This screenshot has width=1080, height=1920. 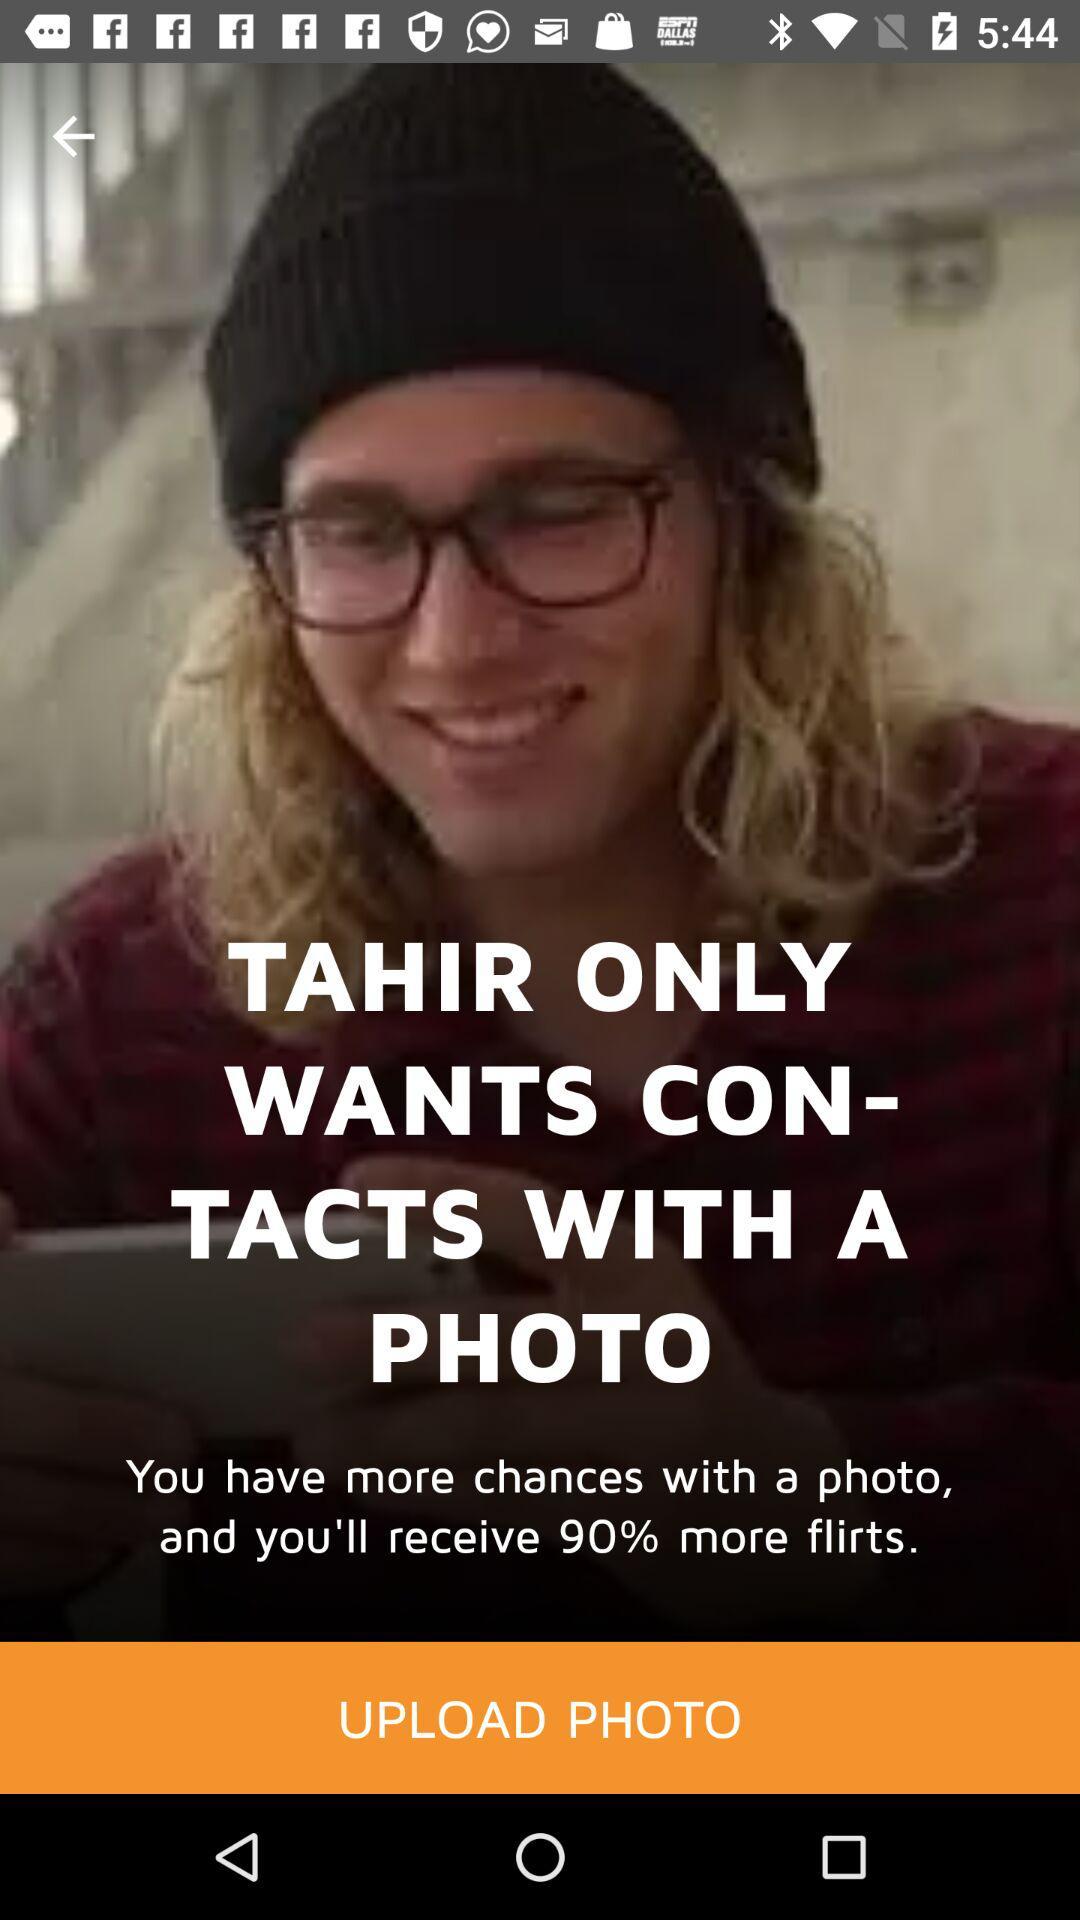 What do you see at coordinates (72, 135) in the screenshot?
I see `the item at the top left corner` at bounding box center [72, 135].